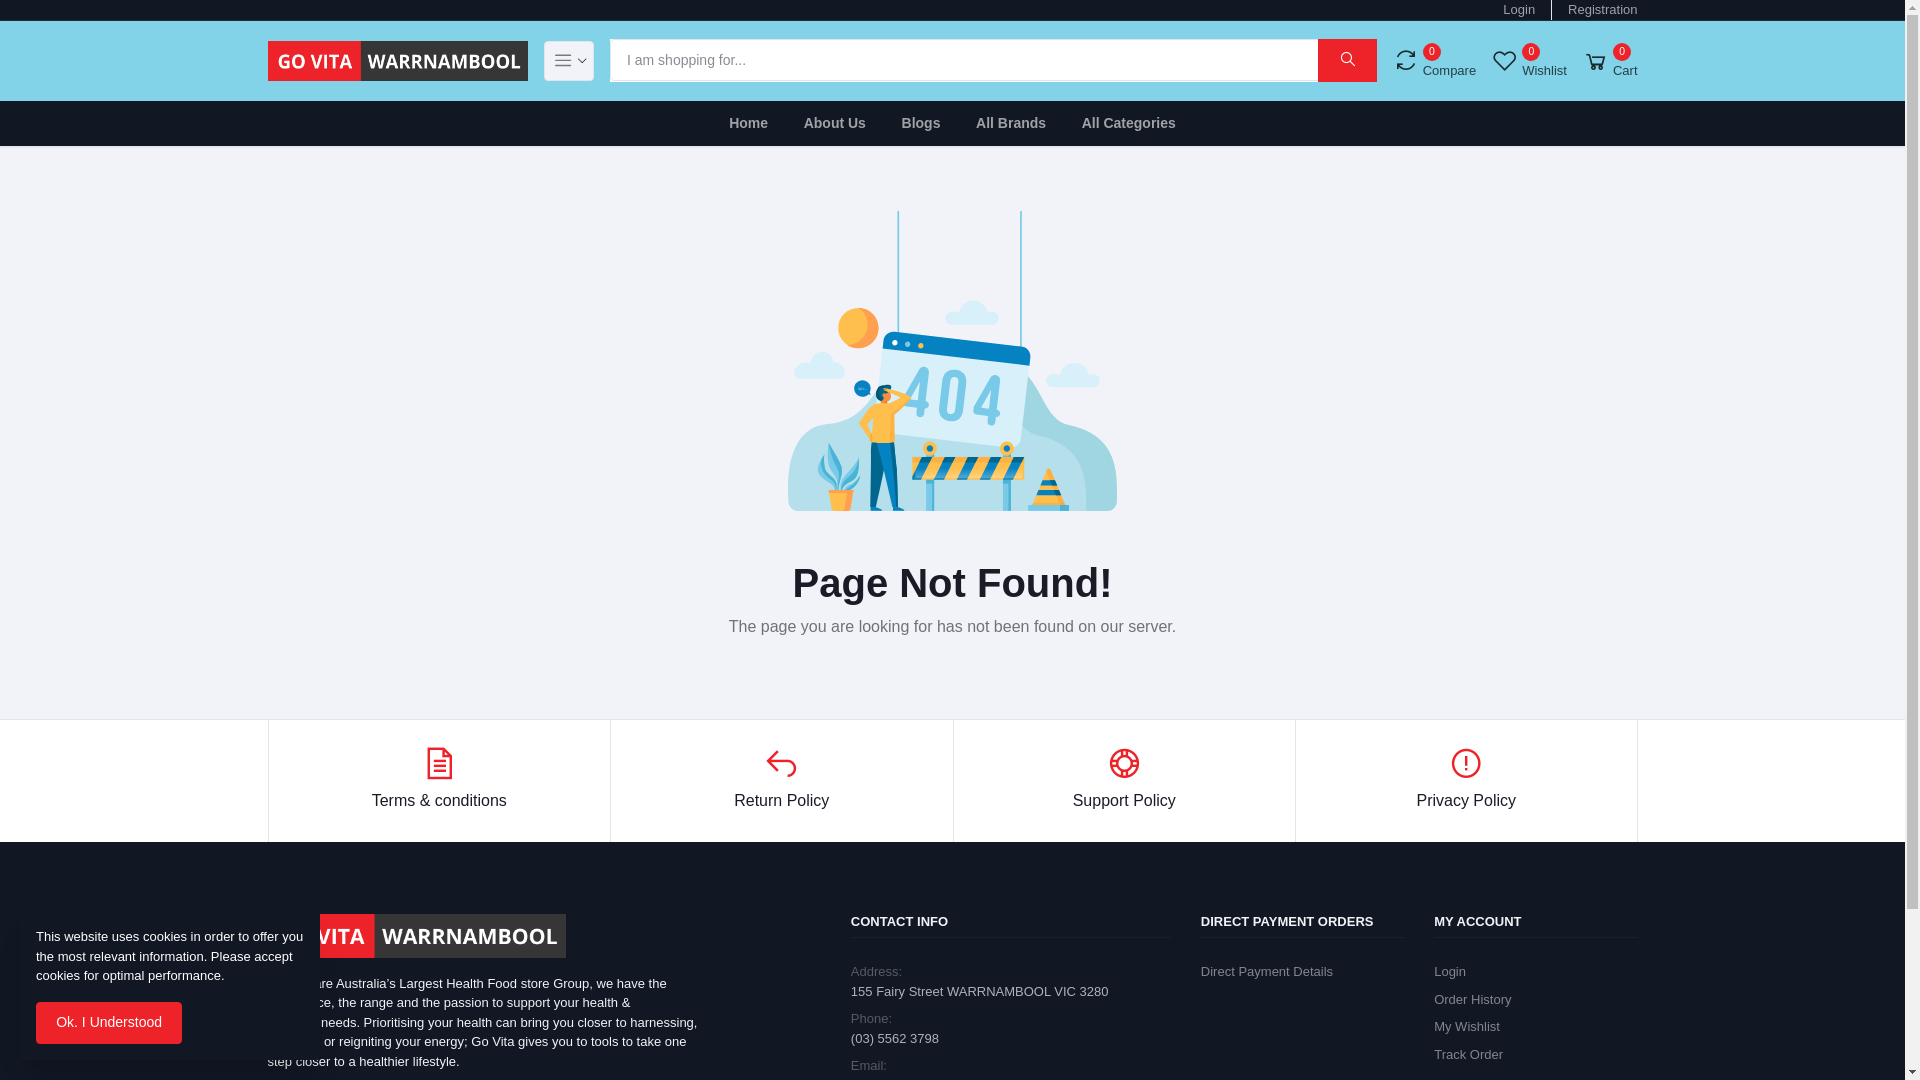 This screenshot has width=1920, height=1080. I want to click on 'Home', so click(747, 122).